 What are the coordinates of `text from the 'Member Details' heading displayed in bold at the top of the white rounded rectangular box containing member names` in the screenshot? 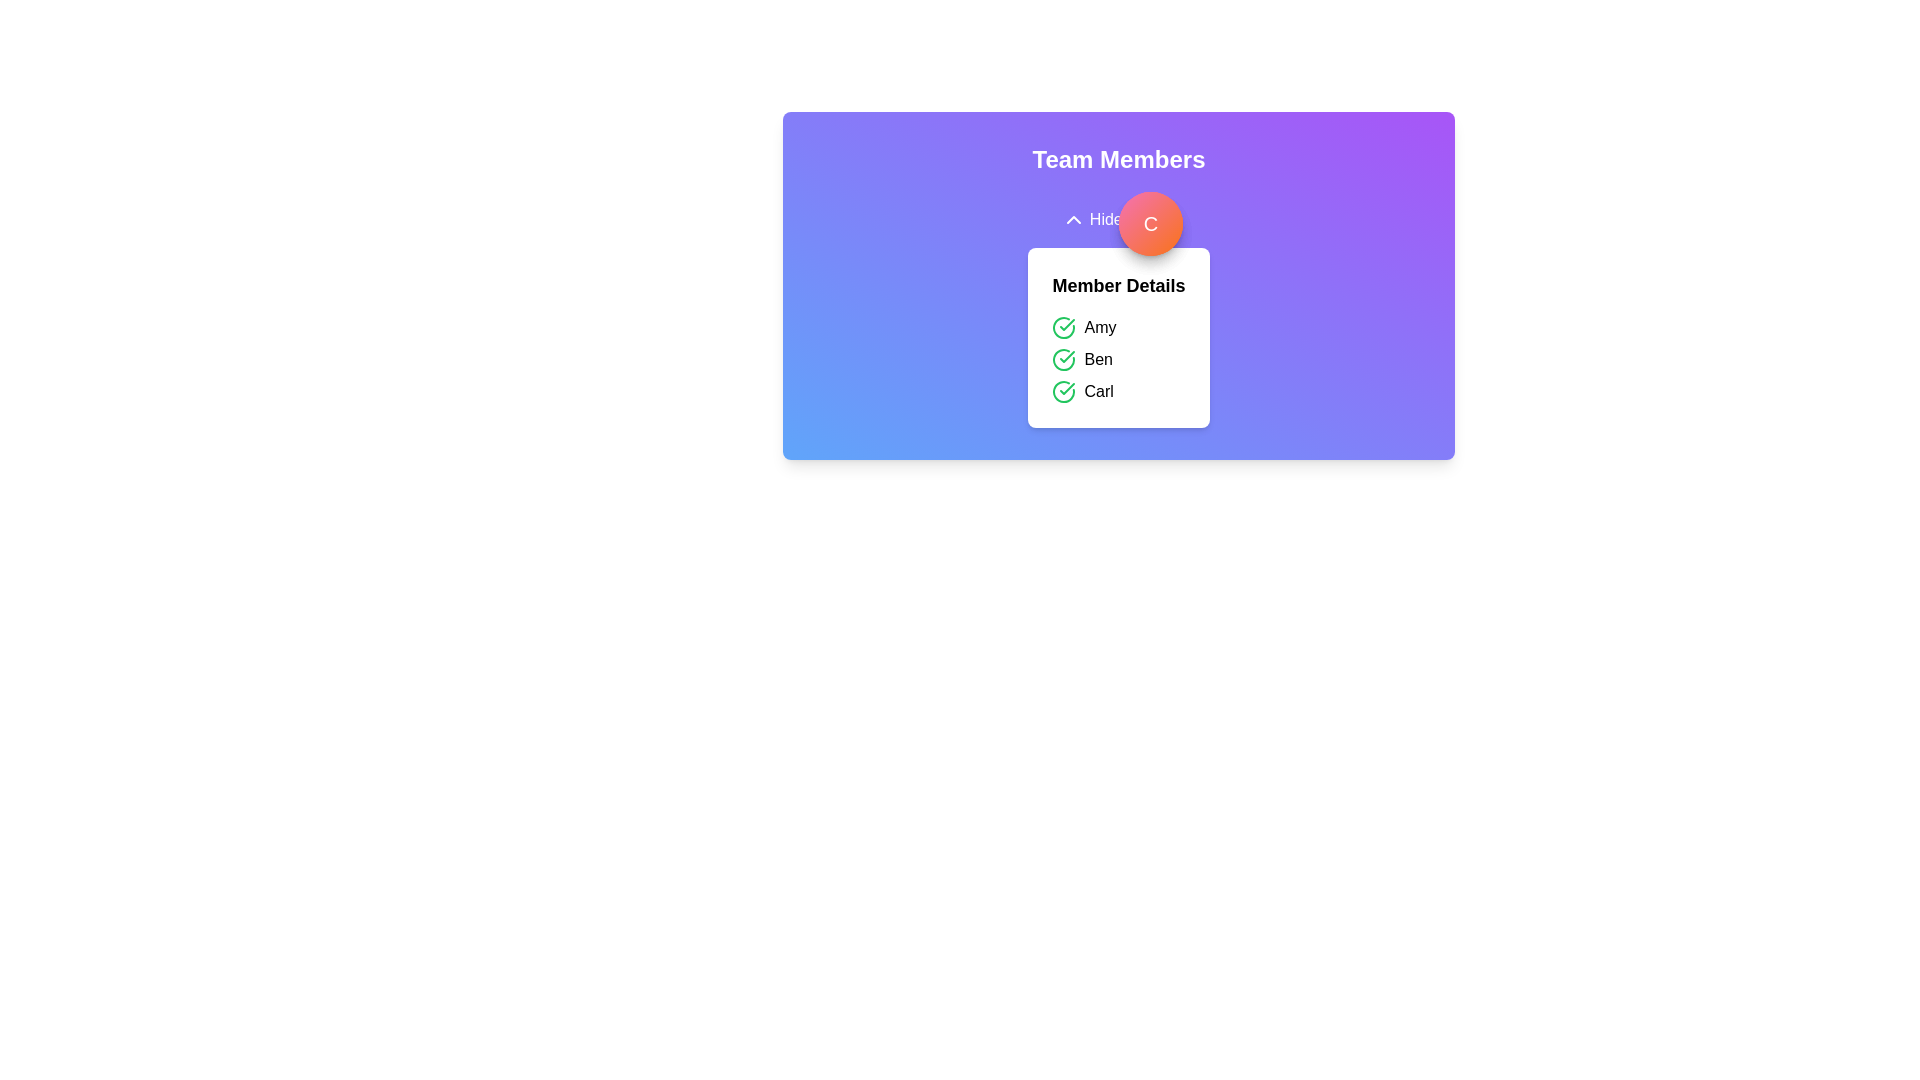 It's located at (1117, 285).